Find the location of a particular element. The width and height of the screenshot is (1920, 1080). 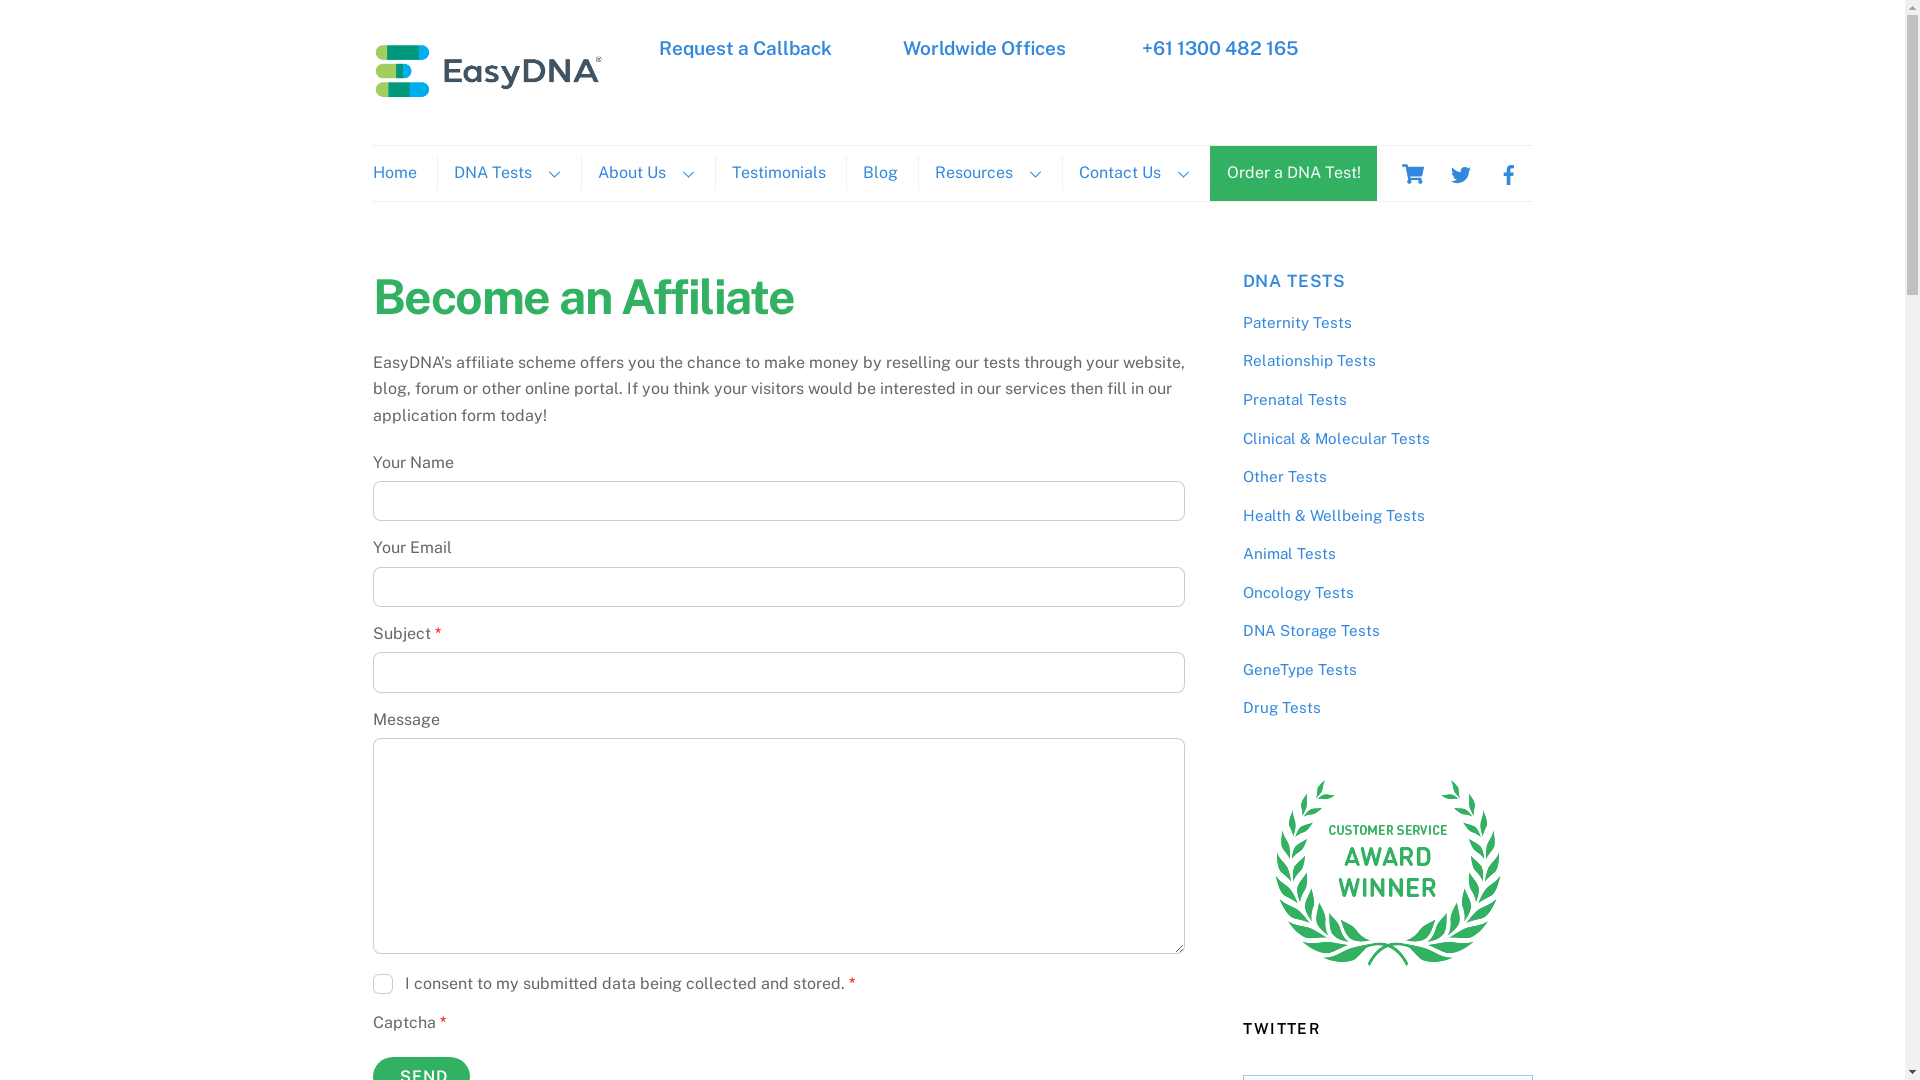

'Worldwide Offices' is located at coordinates (901, 46).